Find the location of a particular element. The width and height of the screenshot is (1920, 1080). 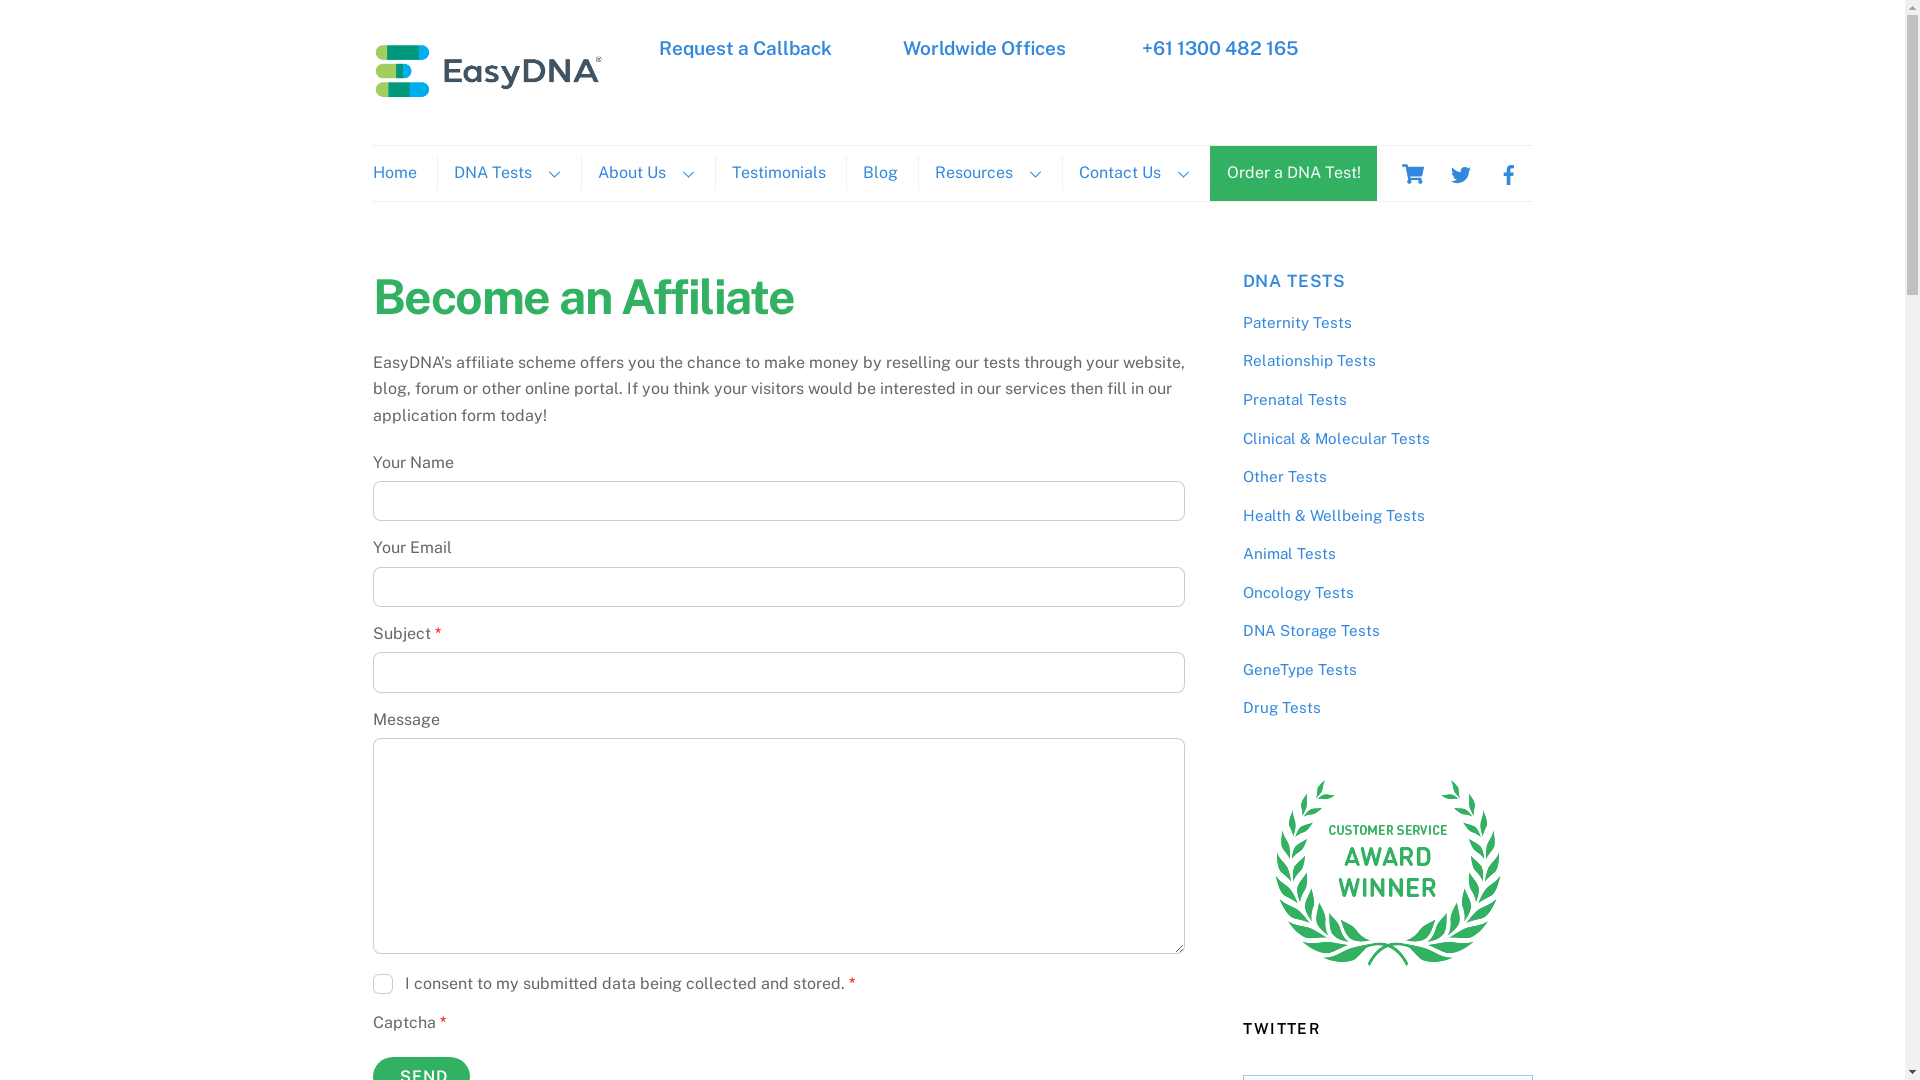

'Worldwide Offices' is located at coordinates (901, 46).